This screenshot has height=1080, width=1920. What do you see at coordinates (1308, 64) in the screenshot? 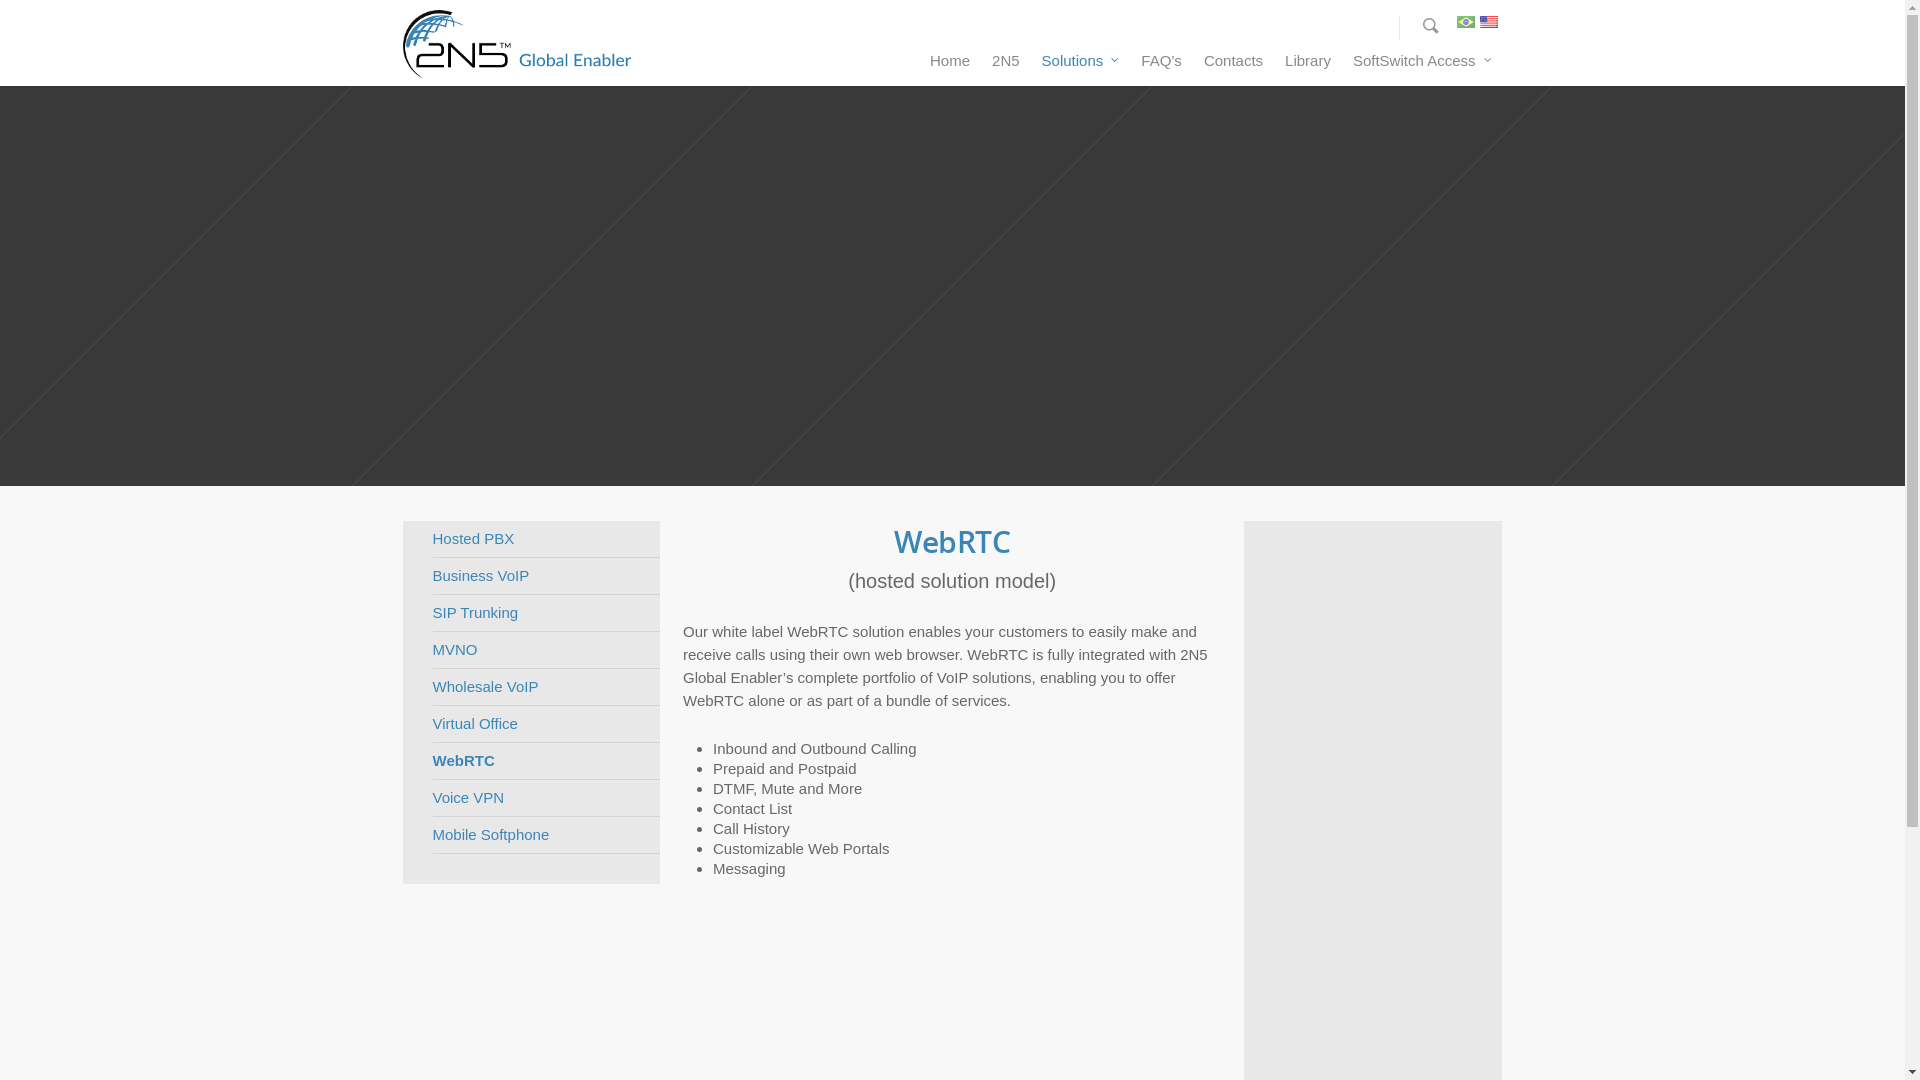
I see `'Library'` at bounding box center [1308, 64].